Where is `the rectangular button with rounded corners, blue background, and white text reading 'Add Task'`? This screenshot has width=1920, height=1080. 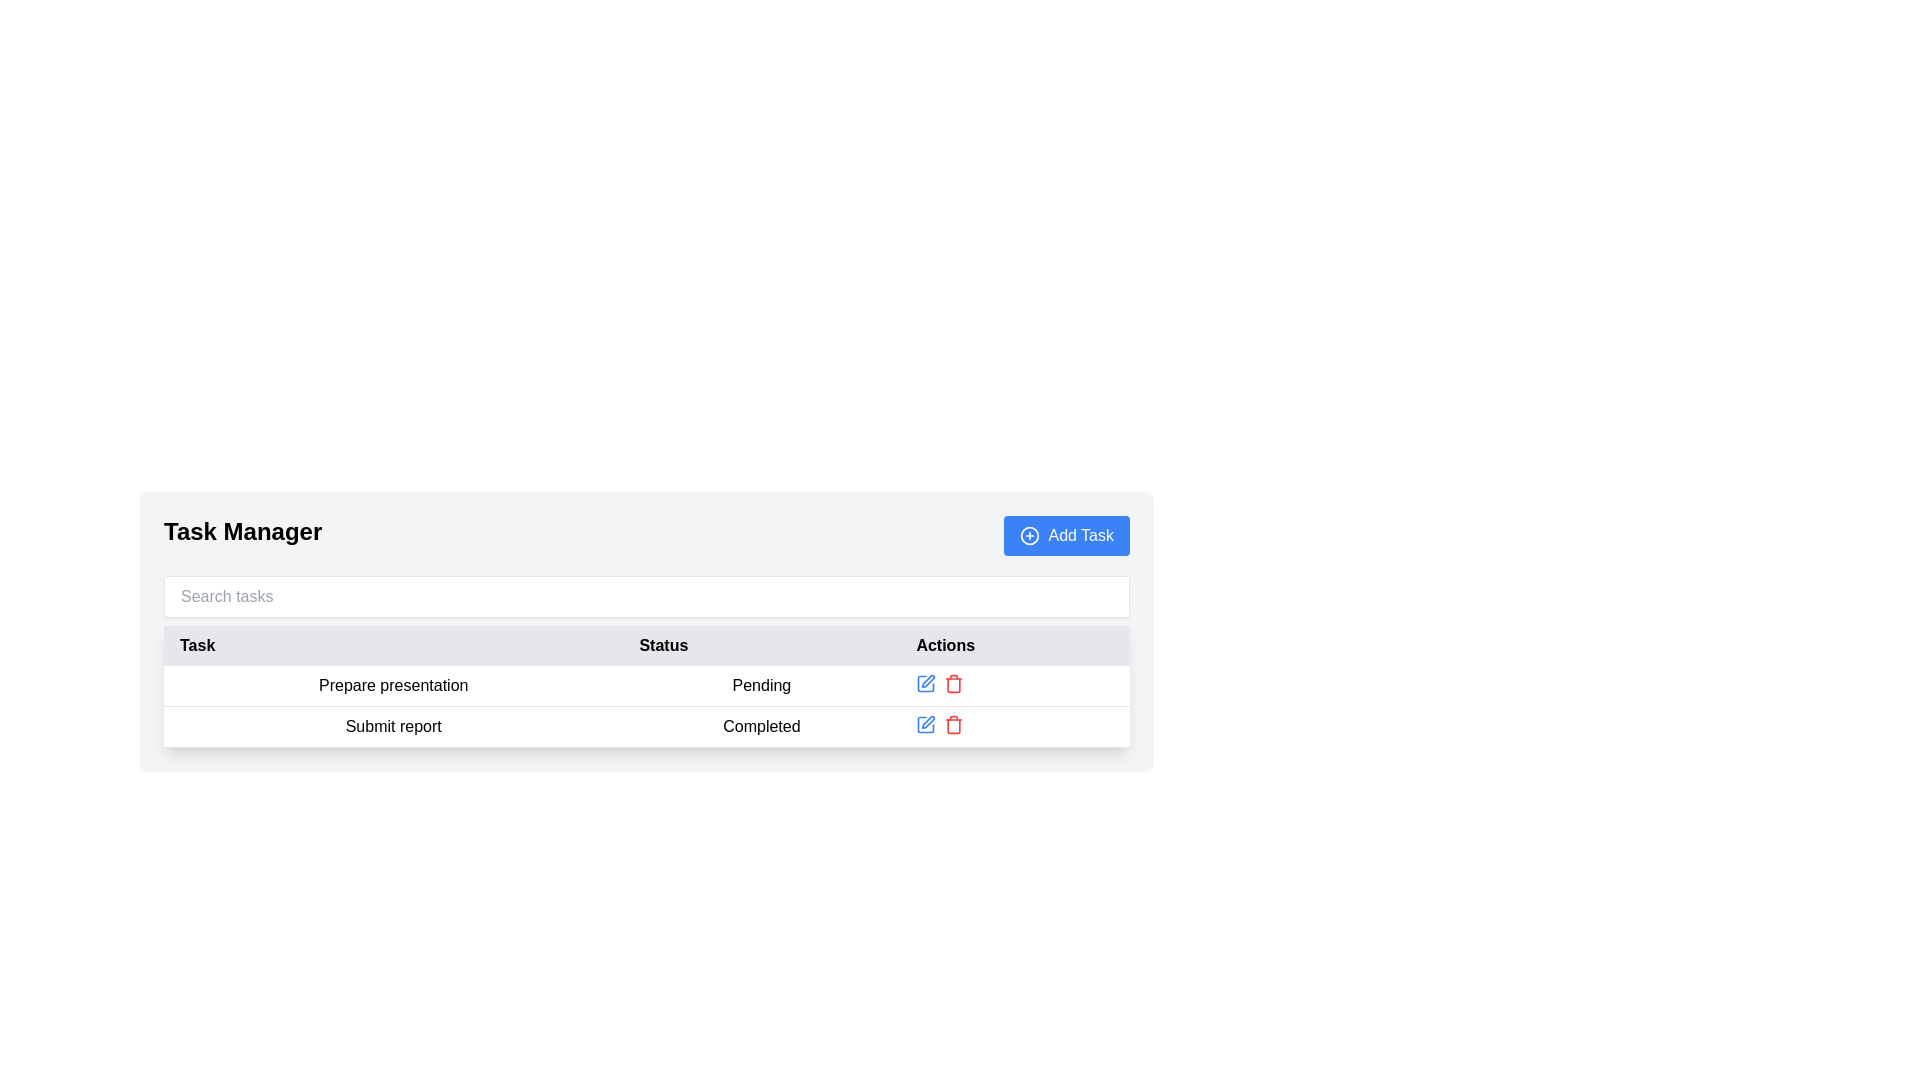
the rectangular button with rounded corners, blue background, and white text reading 'Add Task' is located at coordinates (1066, 535).